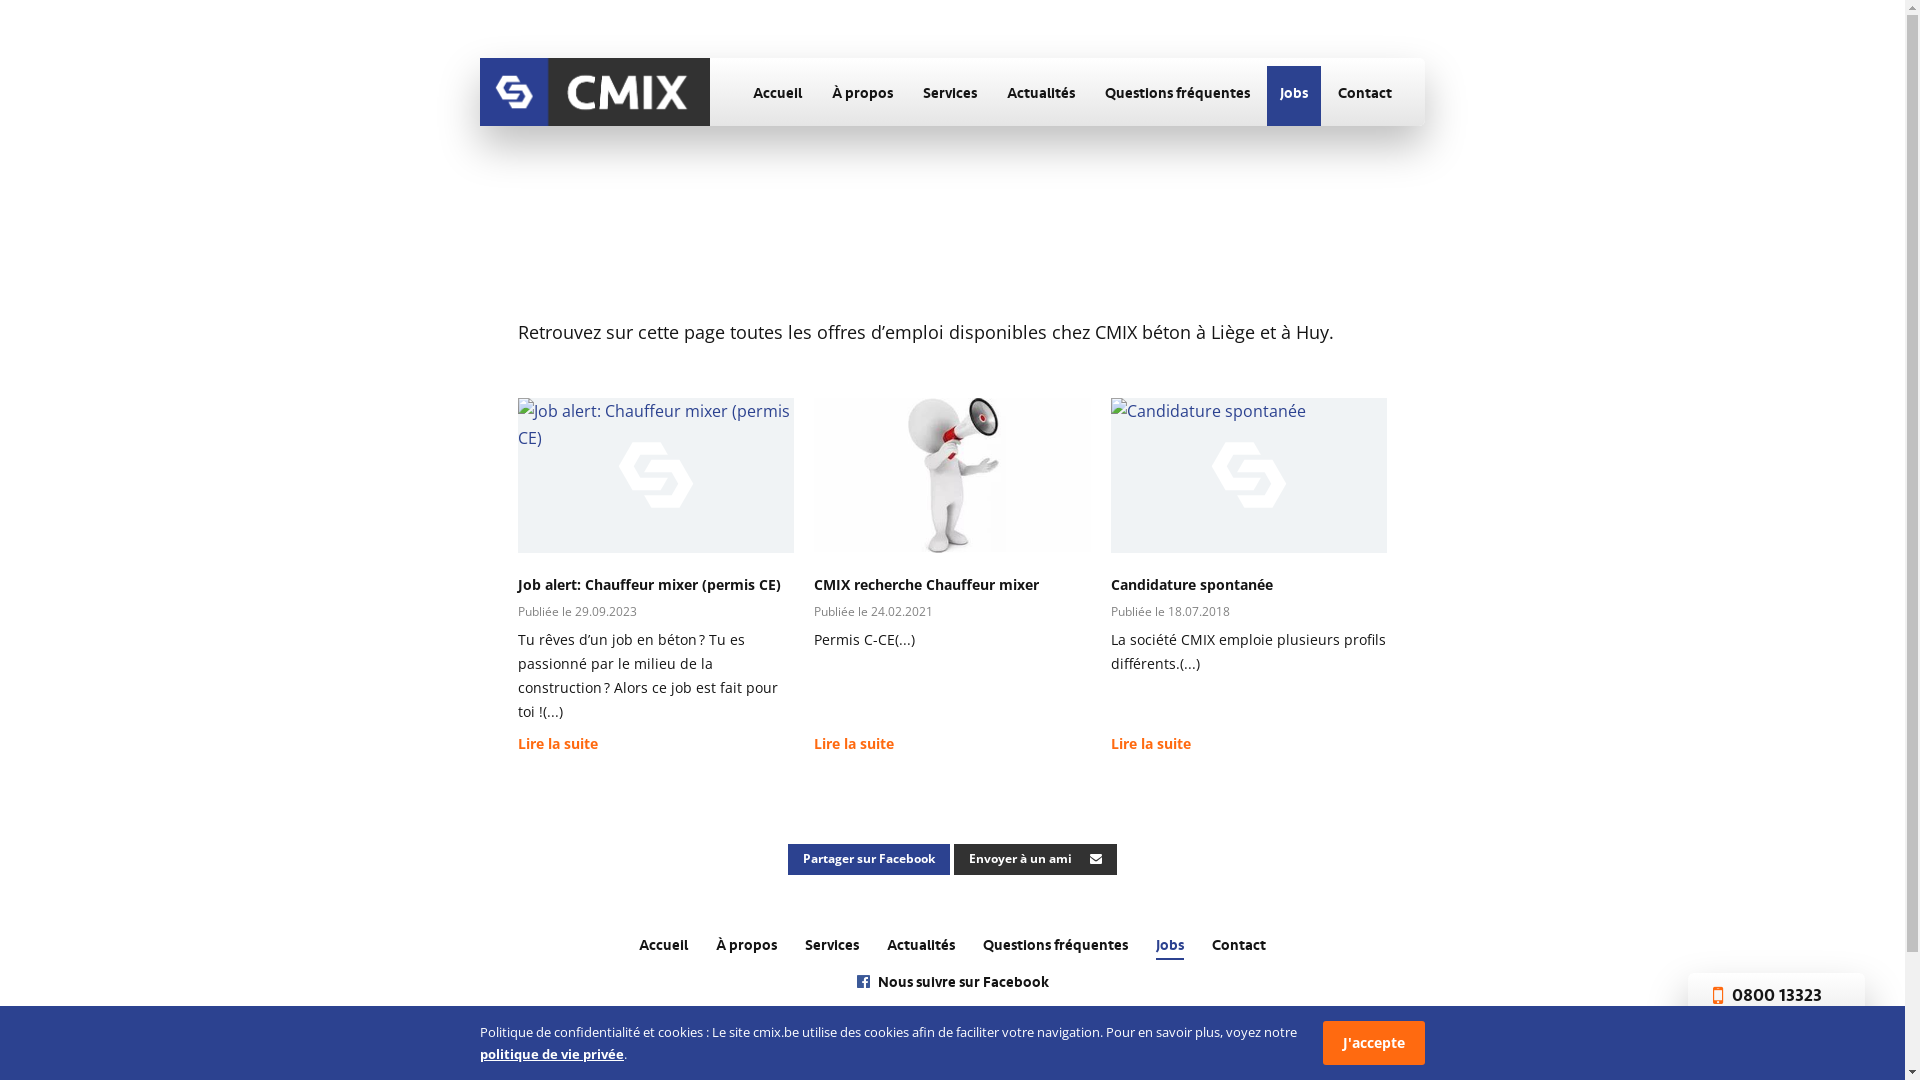  What do you see at coordinates (831, 947) in the screenshot?
I see `'Services'` at bounding box center [831, 947].